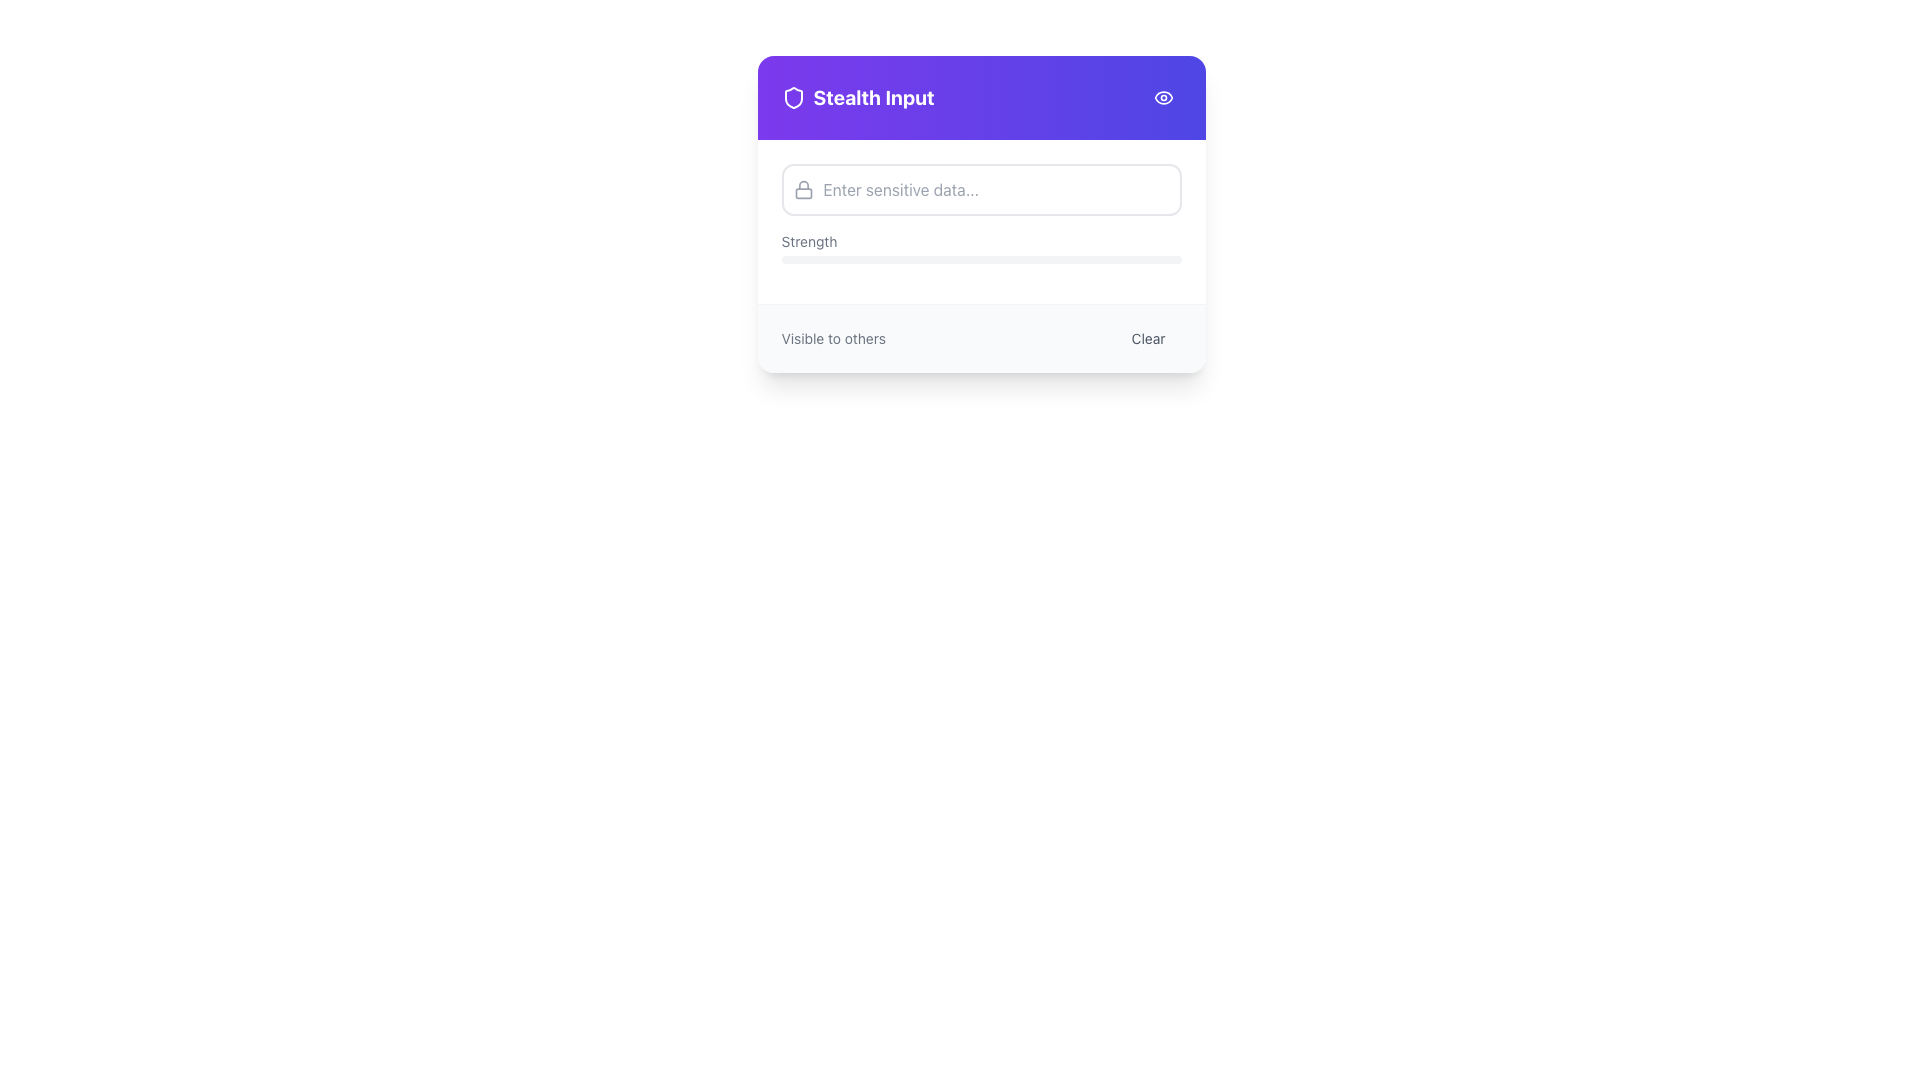 The image size is (1920, 1080). What do you see at coordinates (792, 97) in the screenshot?
I see `the shield-shaped icon with a white outline on a purple background, located to the left of the text 'Stealth Input' within the header section of a card` at bounding box center [792, 97].